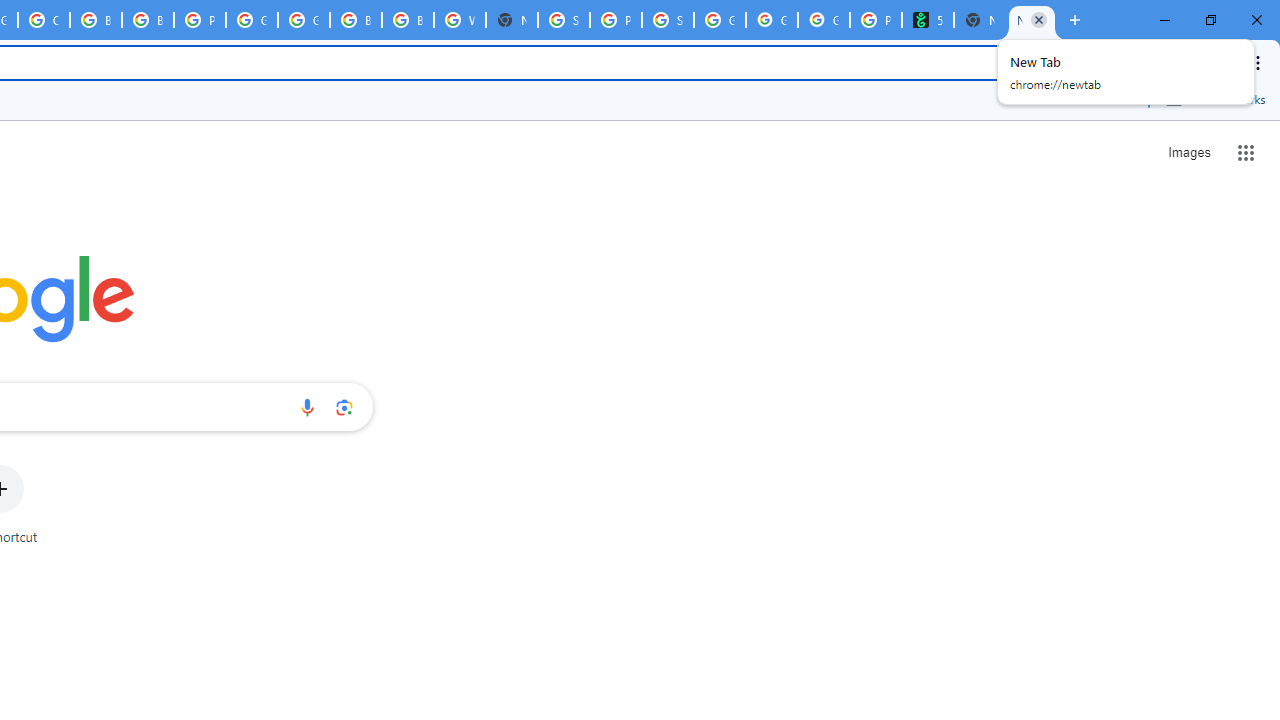 The width and height of the screenshot is (1280, 720). What do you see at coordinates (344, 406) in the screenshot?
I see `'Search by image'` at bounding box center [344, 406].